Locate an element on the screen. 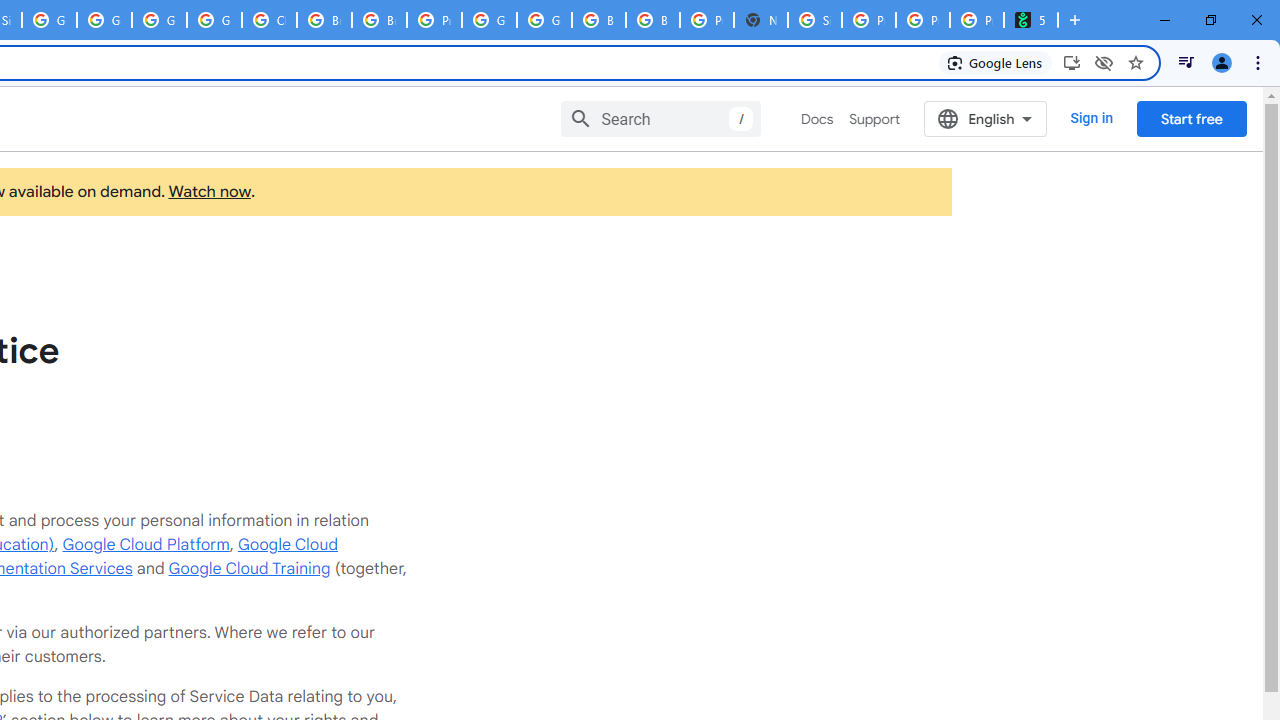 The width and height of the screenshot is (1280, 720). 'Install Google Cloud' is located at coordinates (1071, 61).